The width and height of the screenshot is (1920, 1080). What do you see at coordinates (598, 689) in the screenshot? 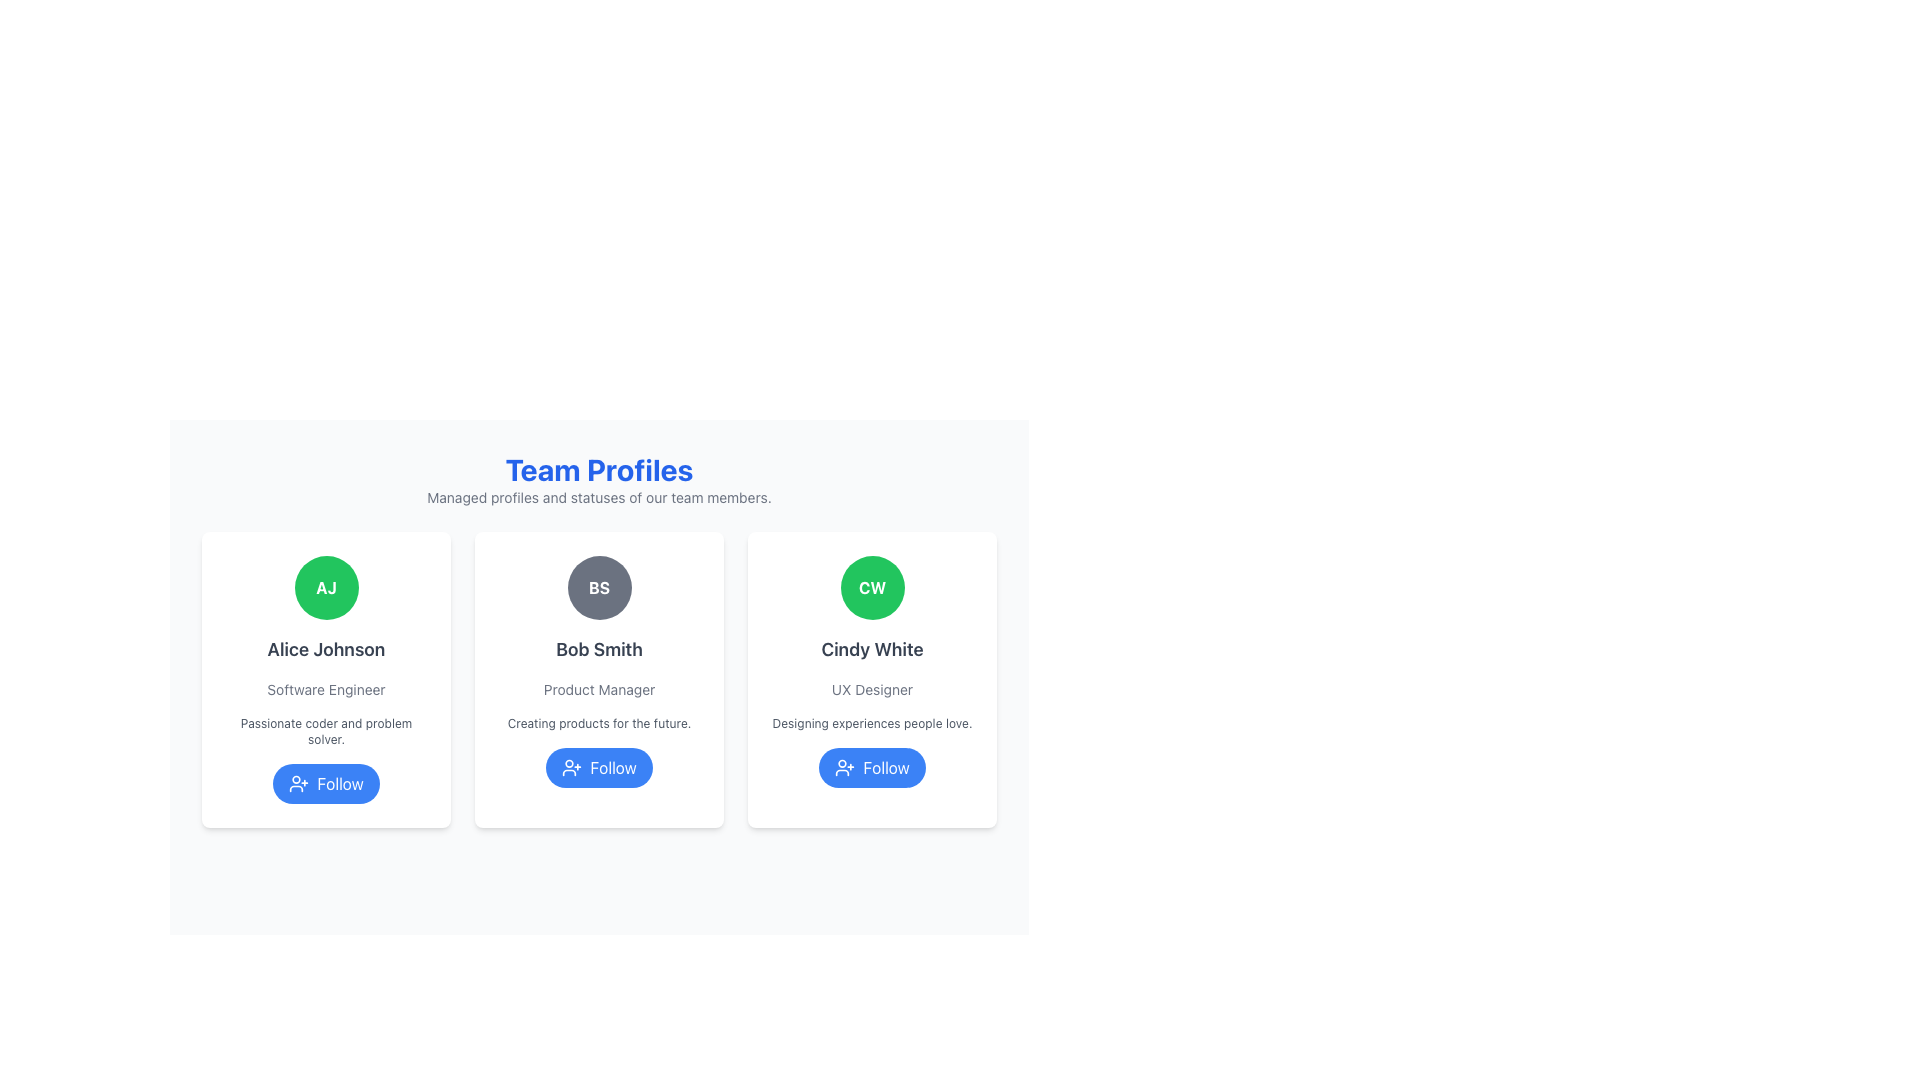
I see `the static text displaying 'Product Manager' in a small, gray font located beneath 'Bob Smith' in the profile details card` at bounding box center [598, 689].